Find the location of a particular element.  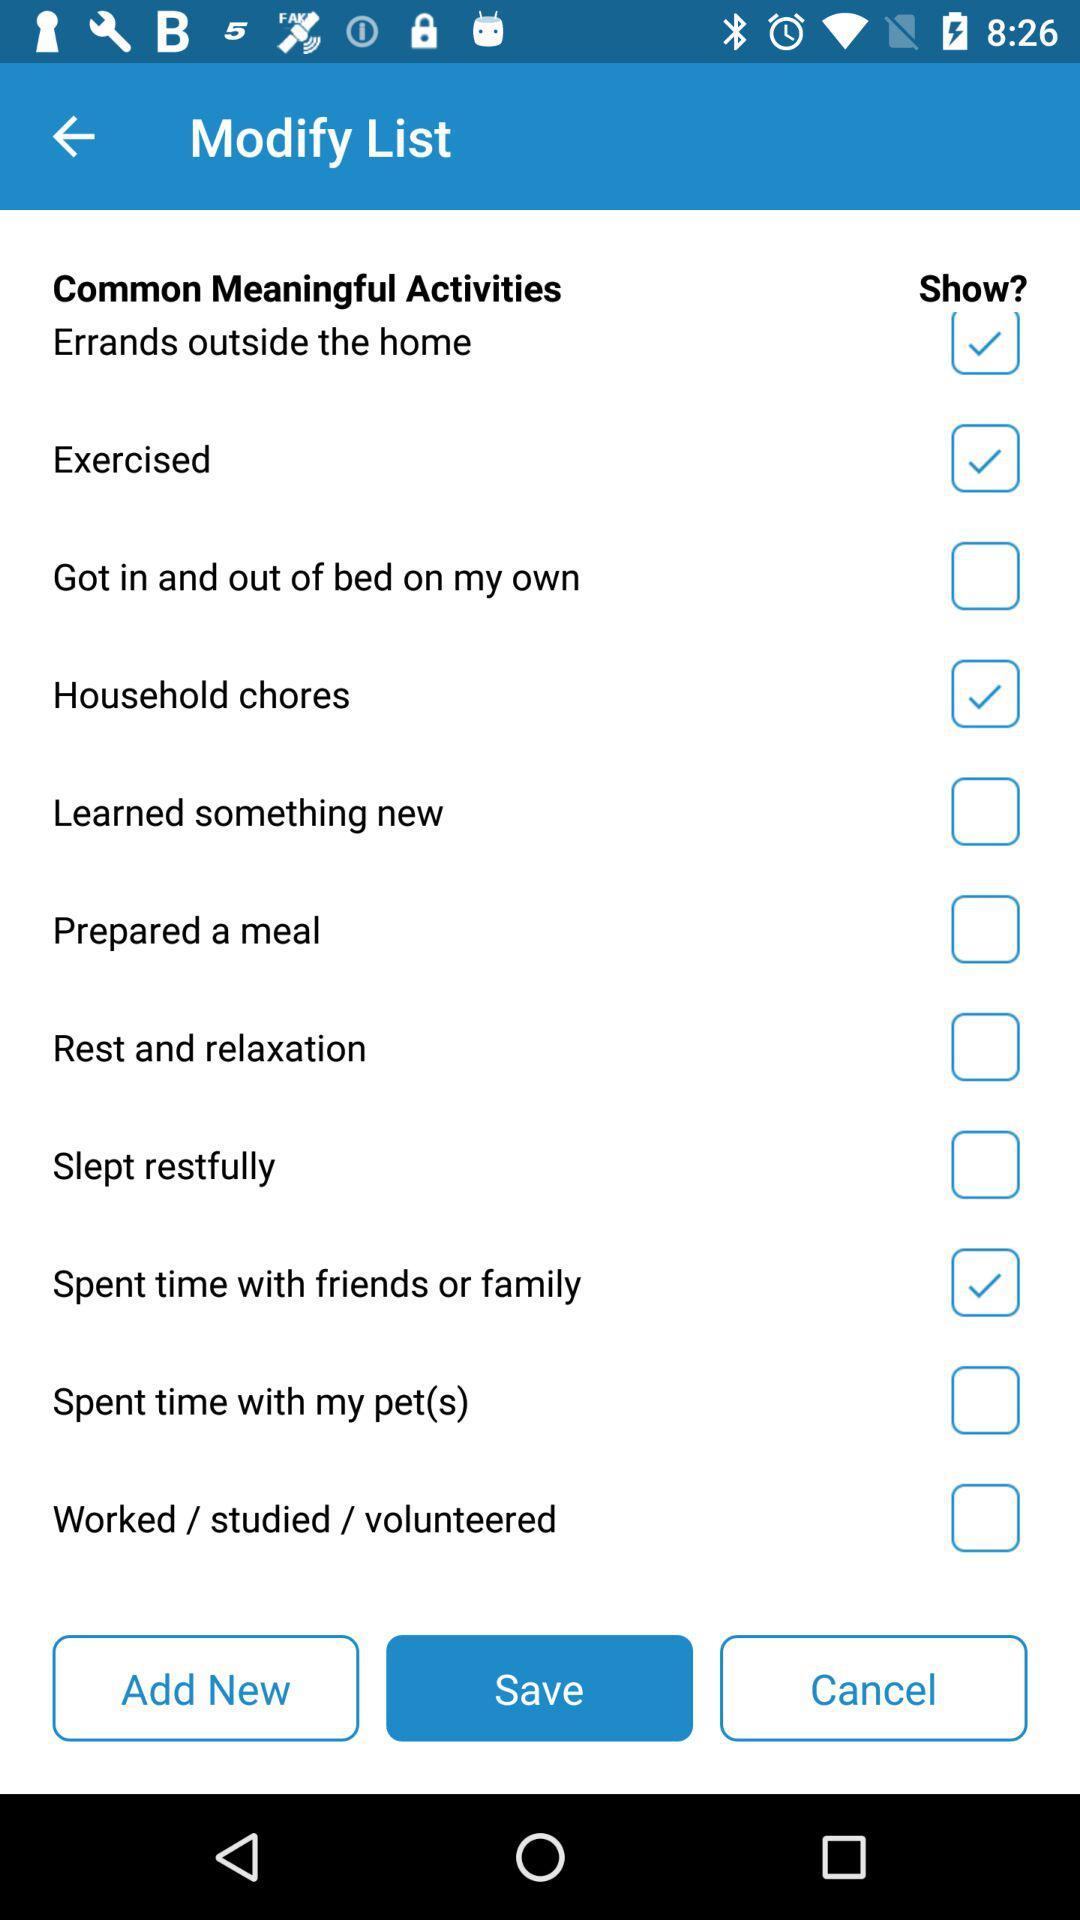

'slept restfully to your list of meaningful activities is located at coordinates (984, 1164).